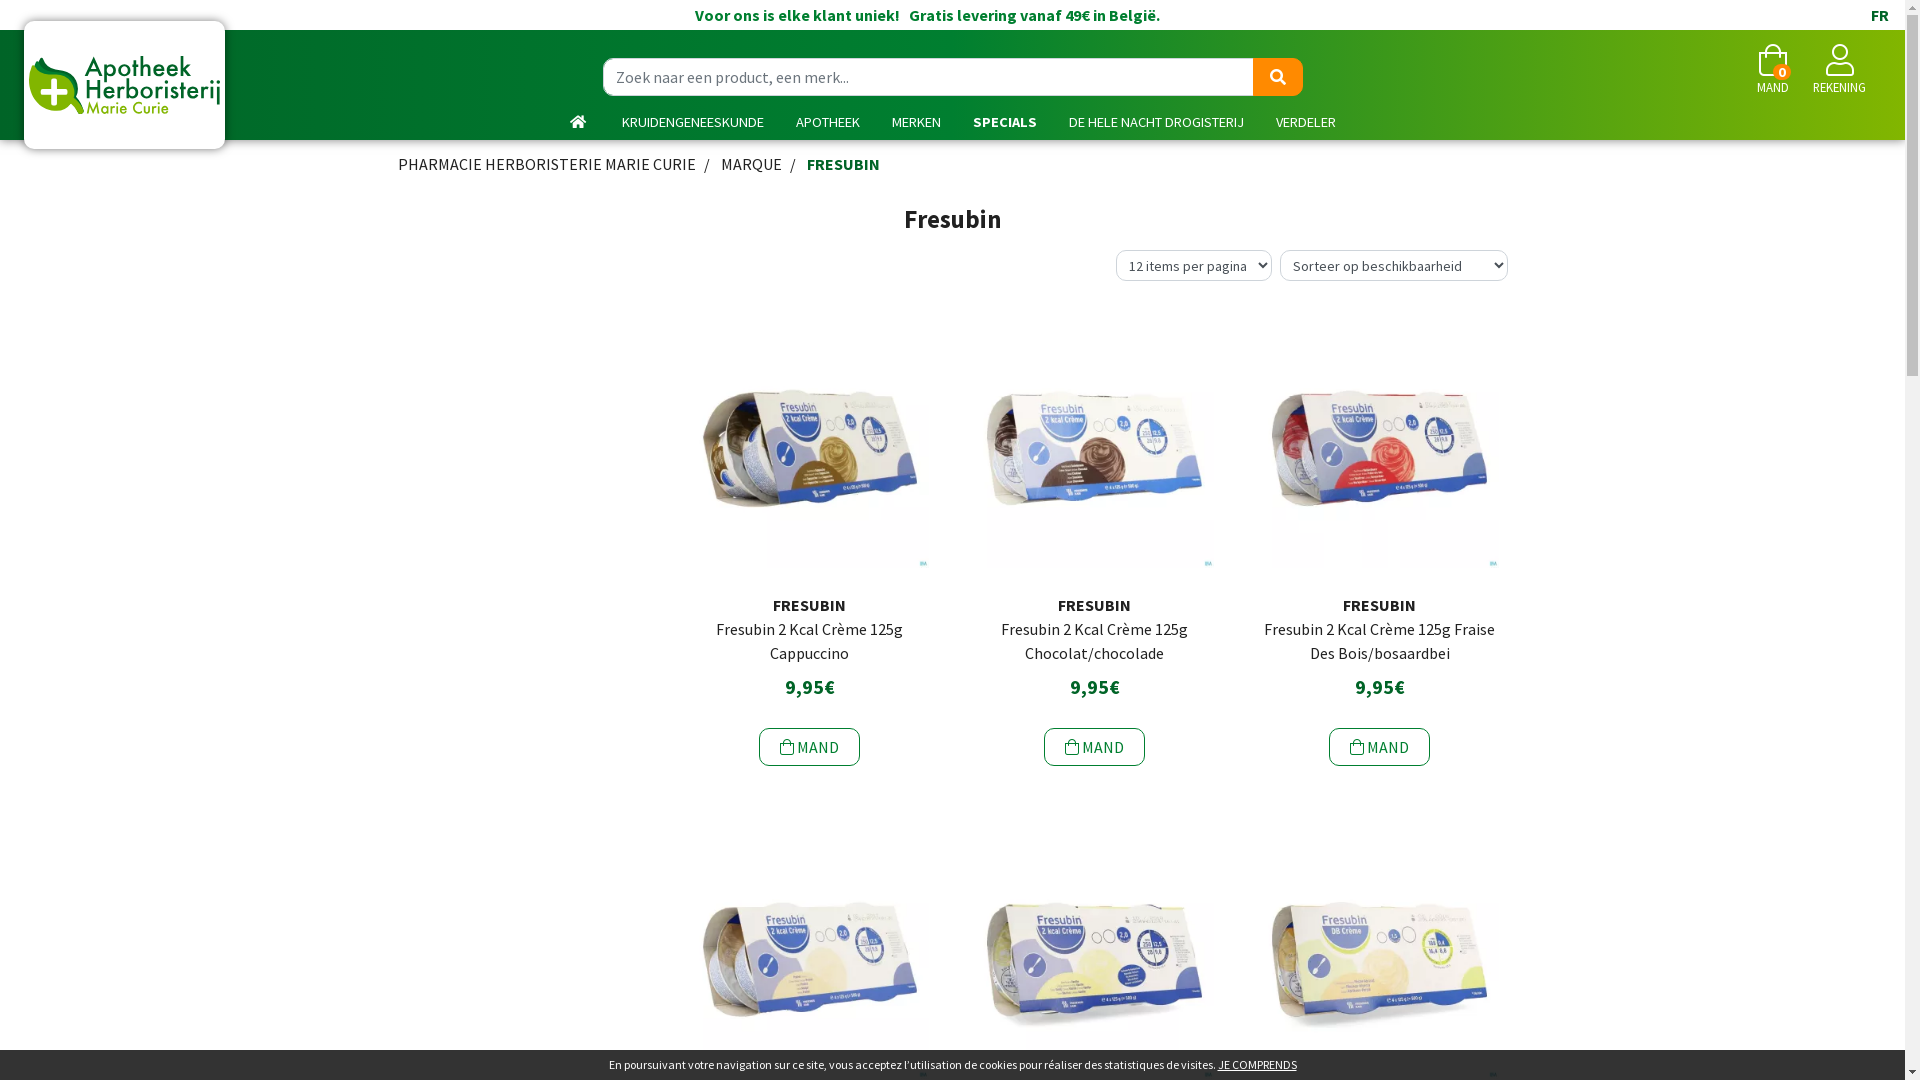 This screenshot has width=1920, height=1080. I want to click on 'VERDELER', so click(1305, 123).